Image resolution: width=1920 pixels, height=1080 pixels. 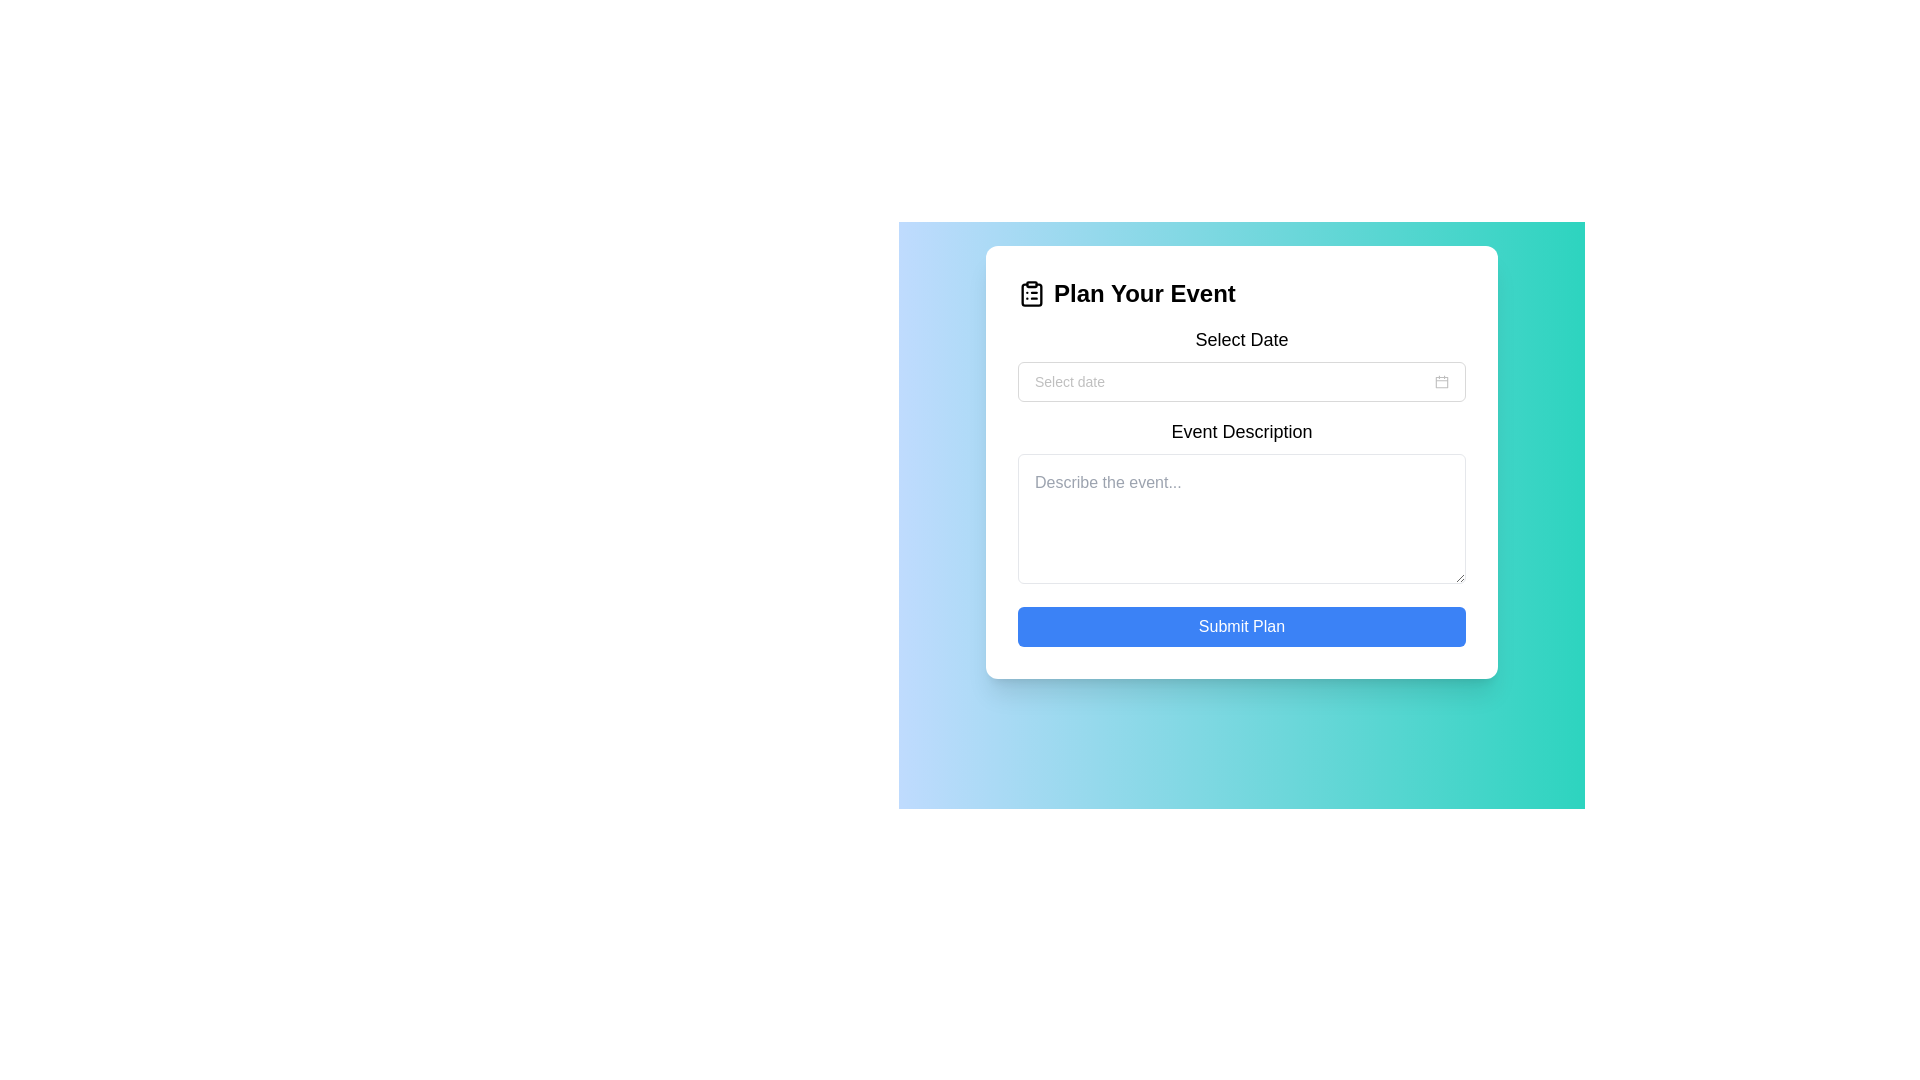 I want to click on the blue button labeled 'Submit Plan', so click(x=1241, y=626).